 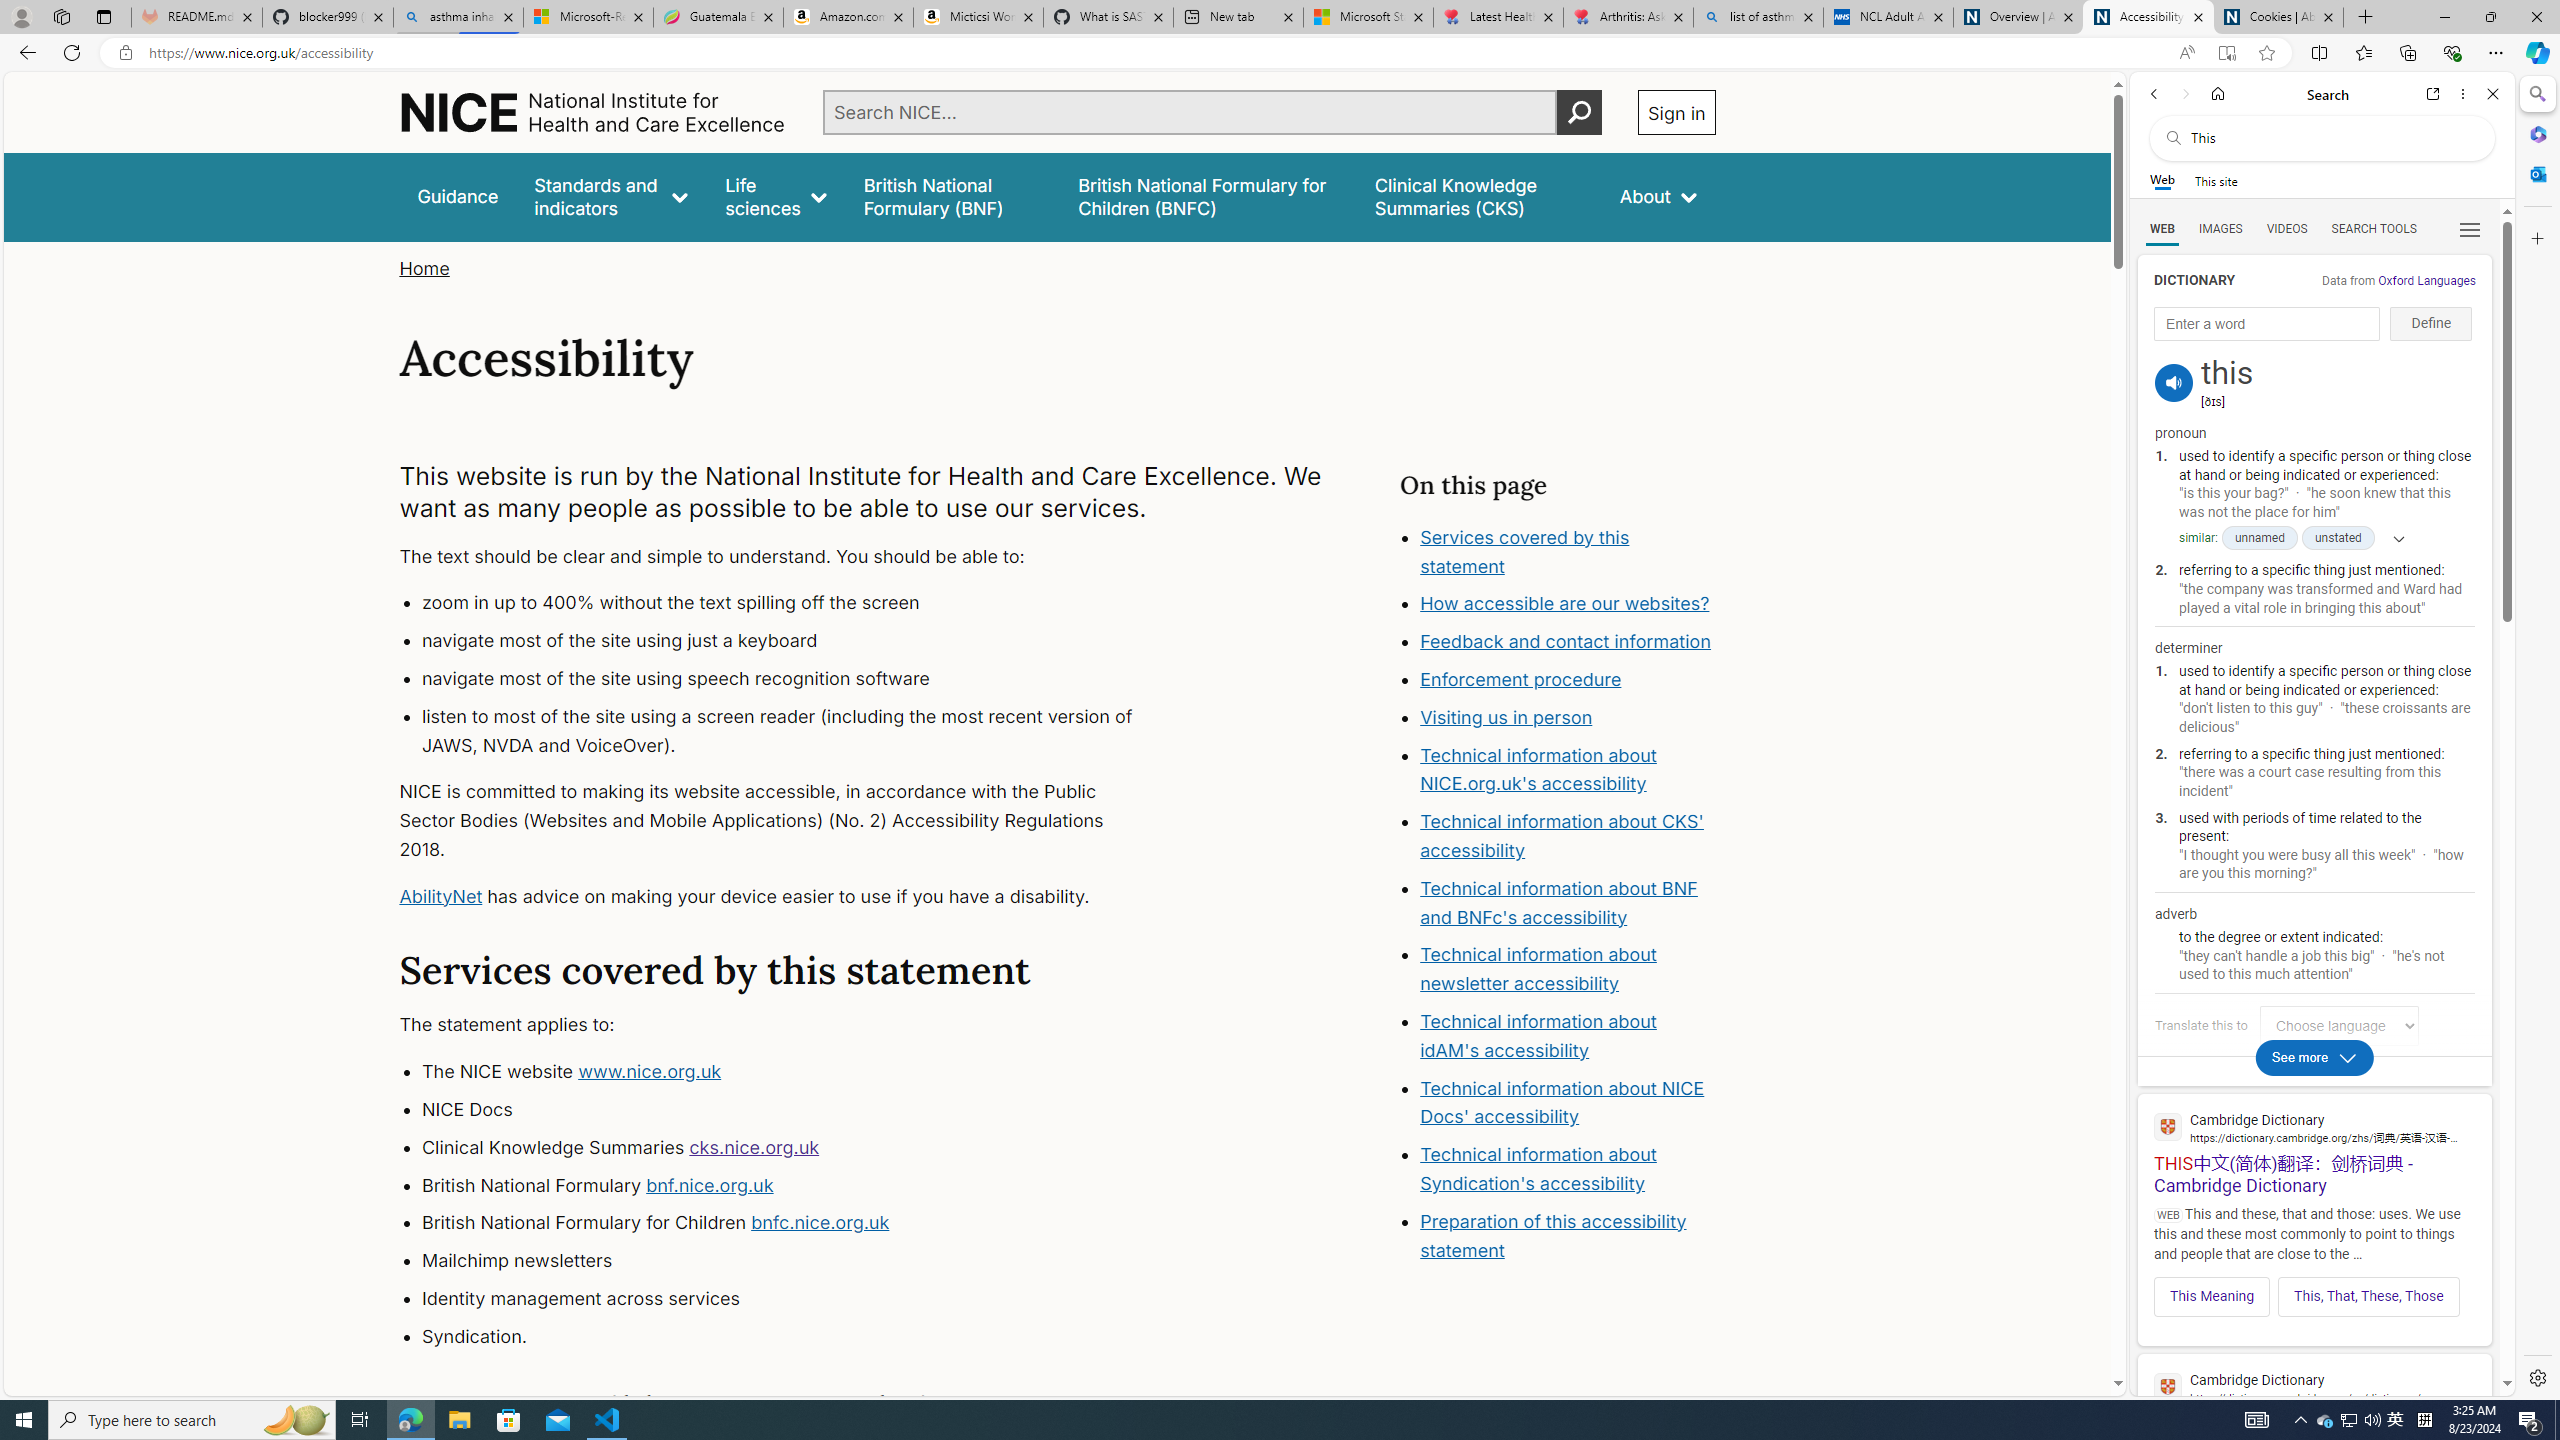 I want to click on 'This Meaning', so click(x=2210, y=1295).